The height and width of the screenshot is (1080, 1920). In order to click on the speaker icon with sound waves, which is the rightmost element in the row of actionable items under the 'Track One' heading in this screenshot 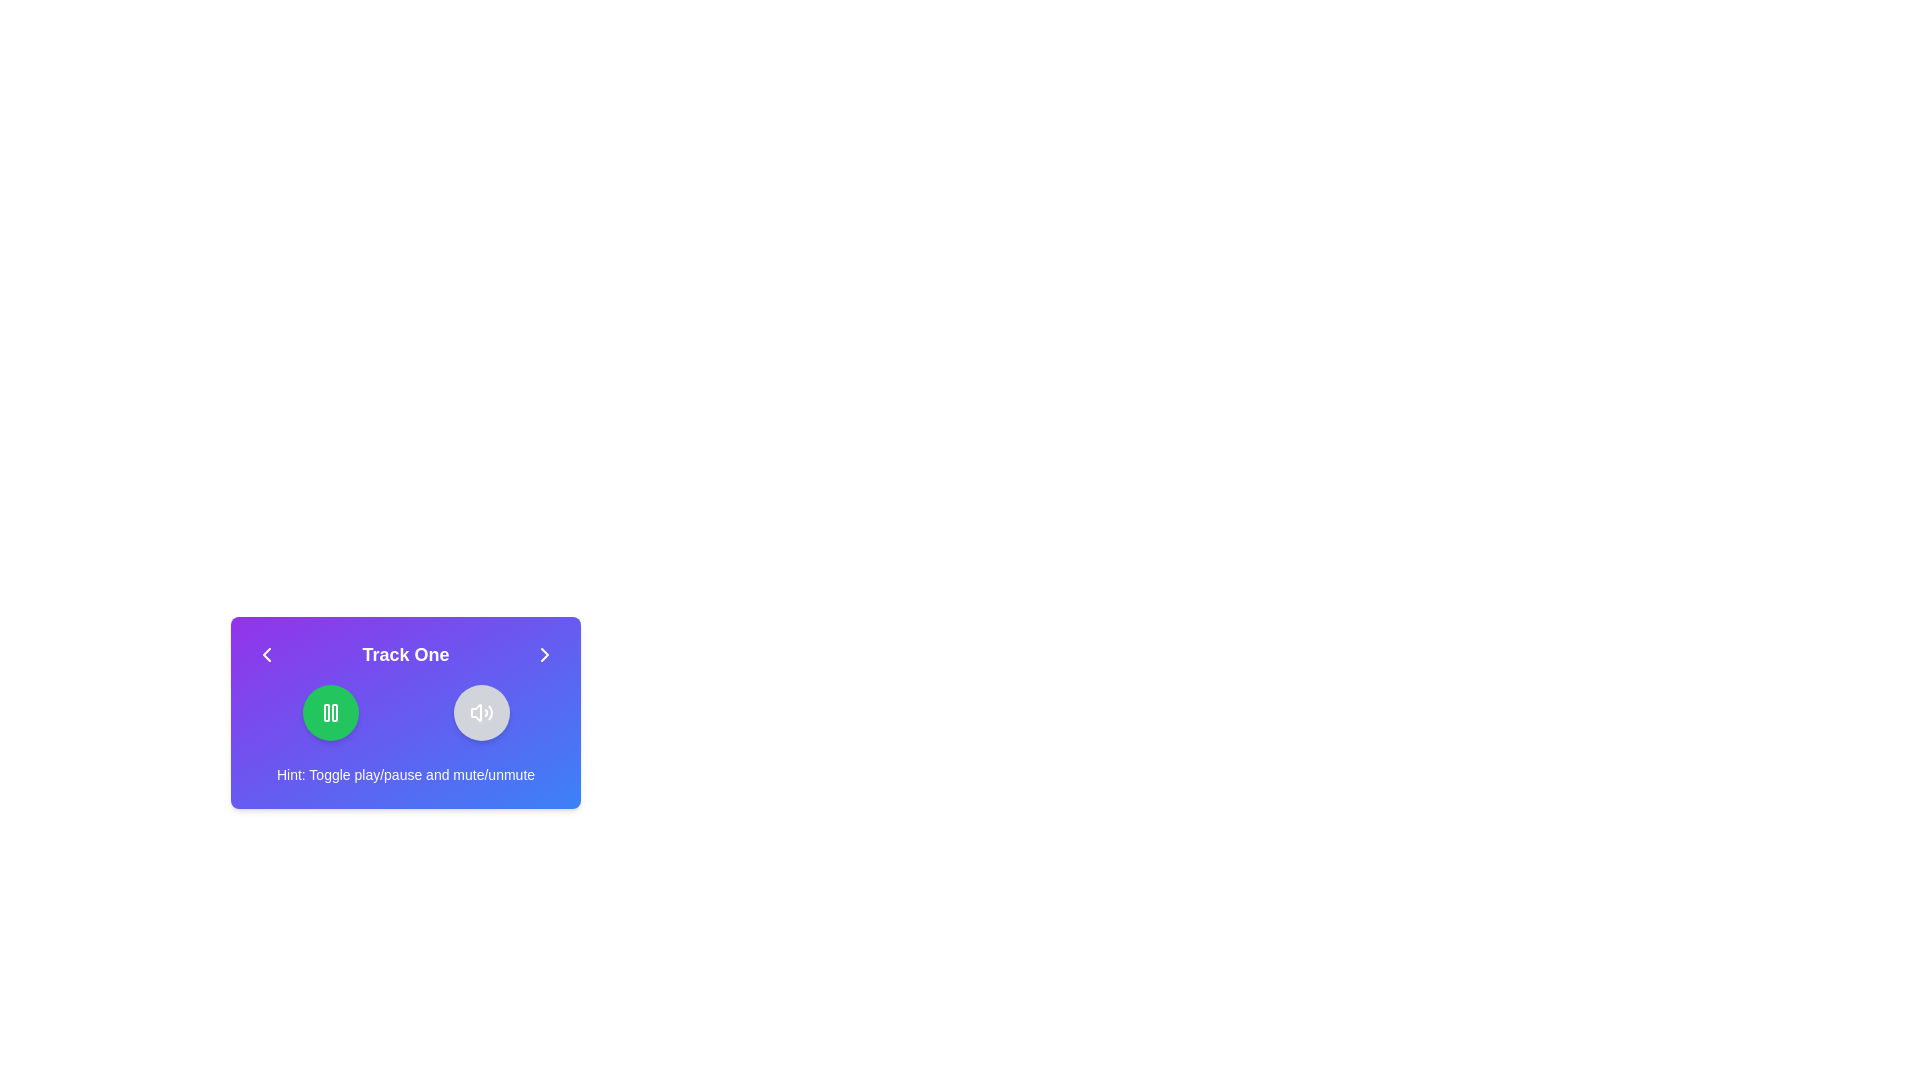, I will do `click(481, 712)`.